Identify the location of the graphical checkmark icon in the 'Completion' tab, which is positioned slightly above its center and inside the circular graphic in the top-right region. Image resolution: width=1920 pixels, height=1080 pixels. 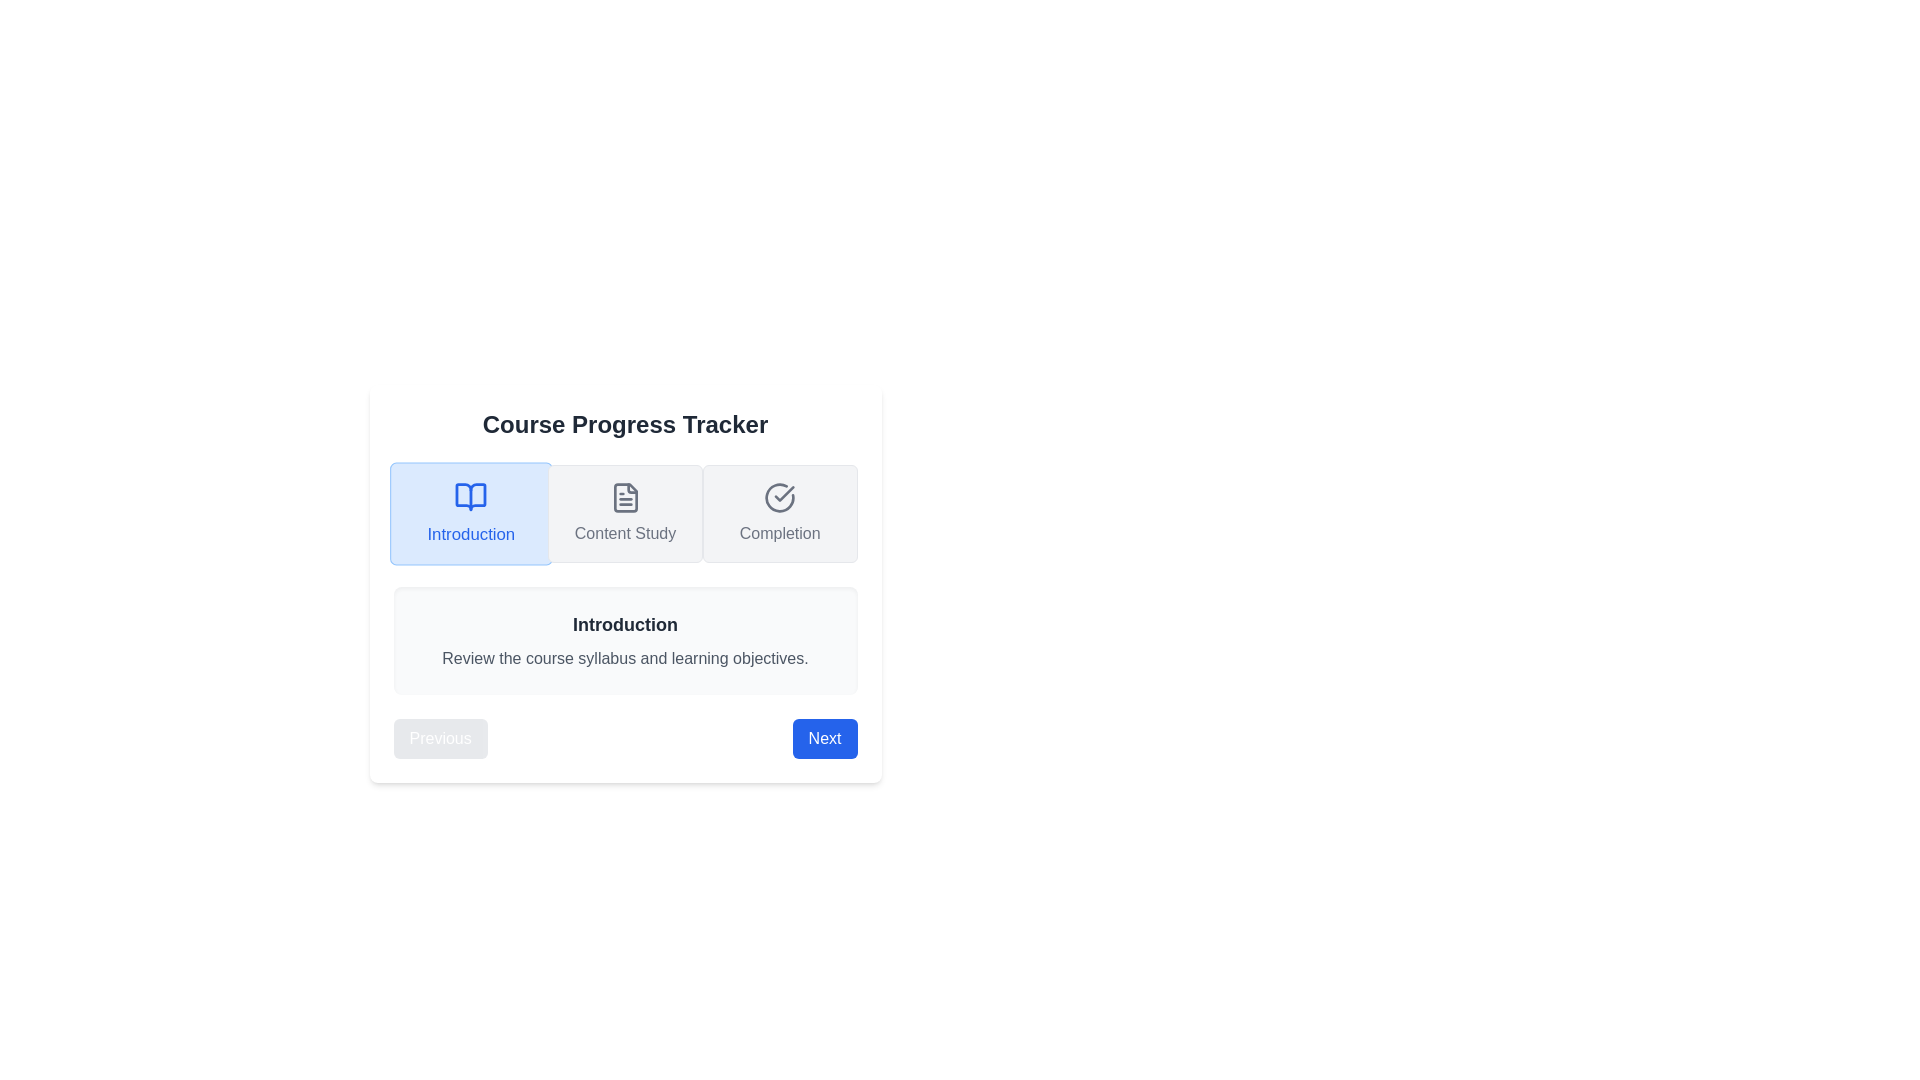
(783, 493).